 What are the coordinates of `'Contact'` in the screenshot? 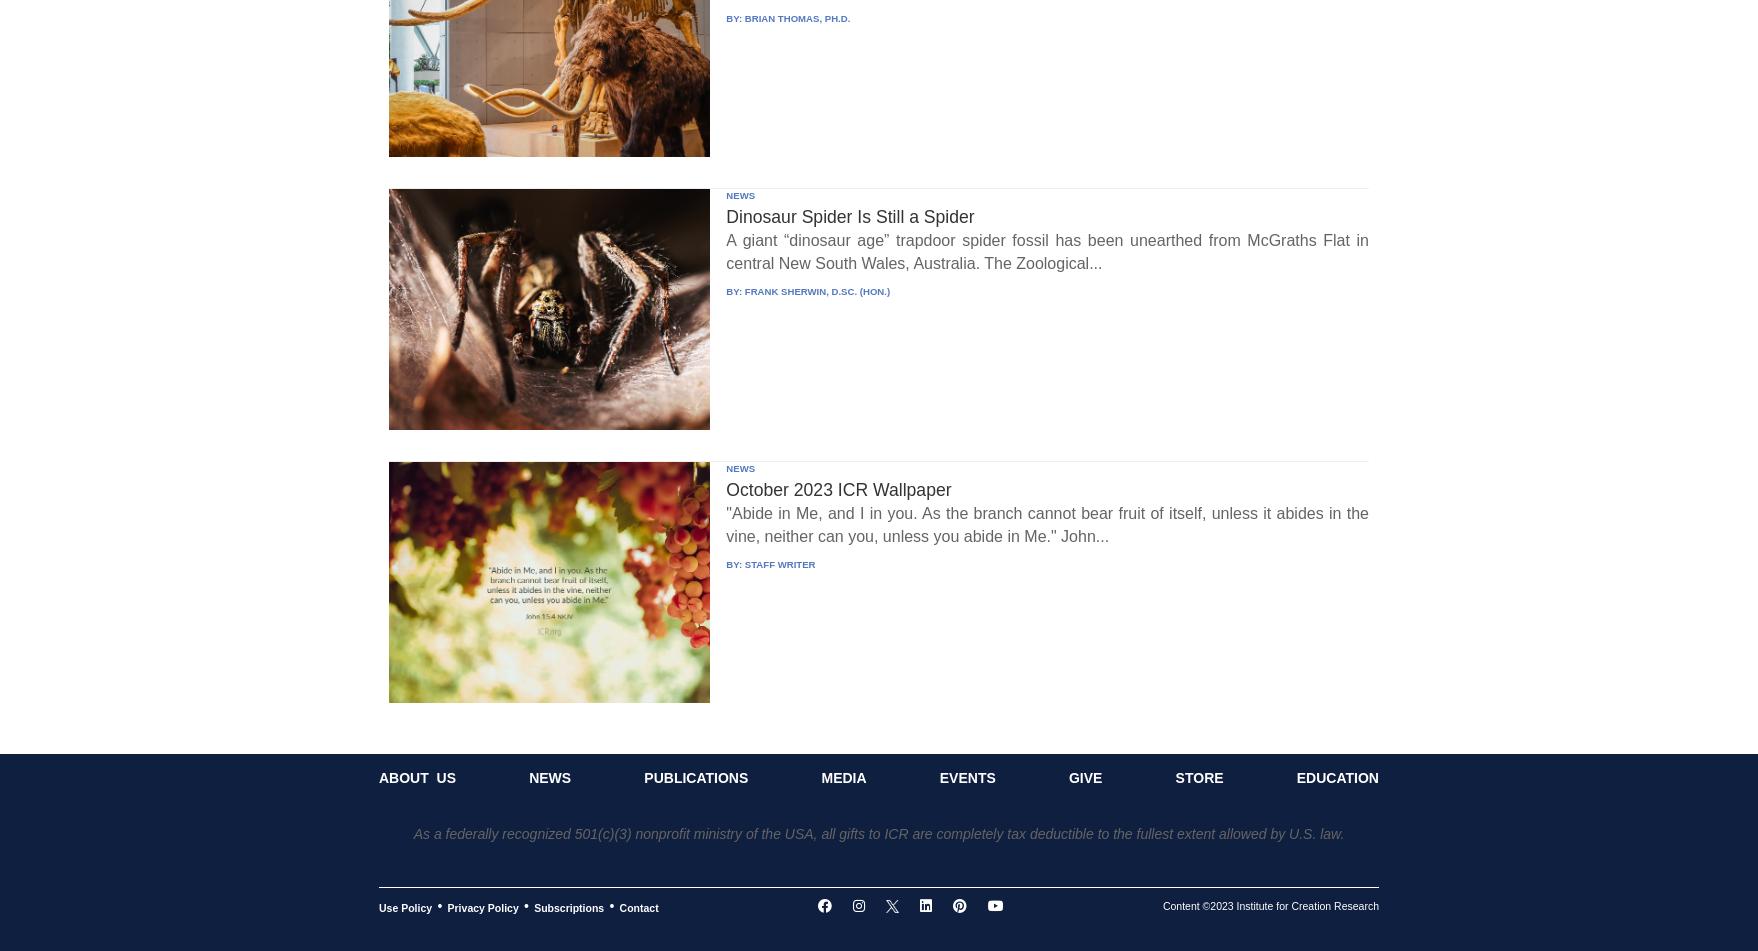 It's located at (638, 905).